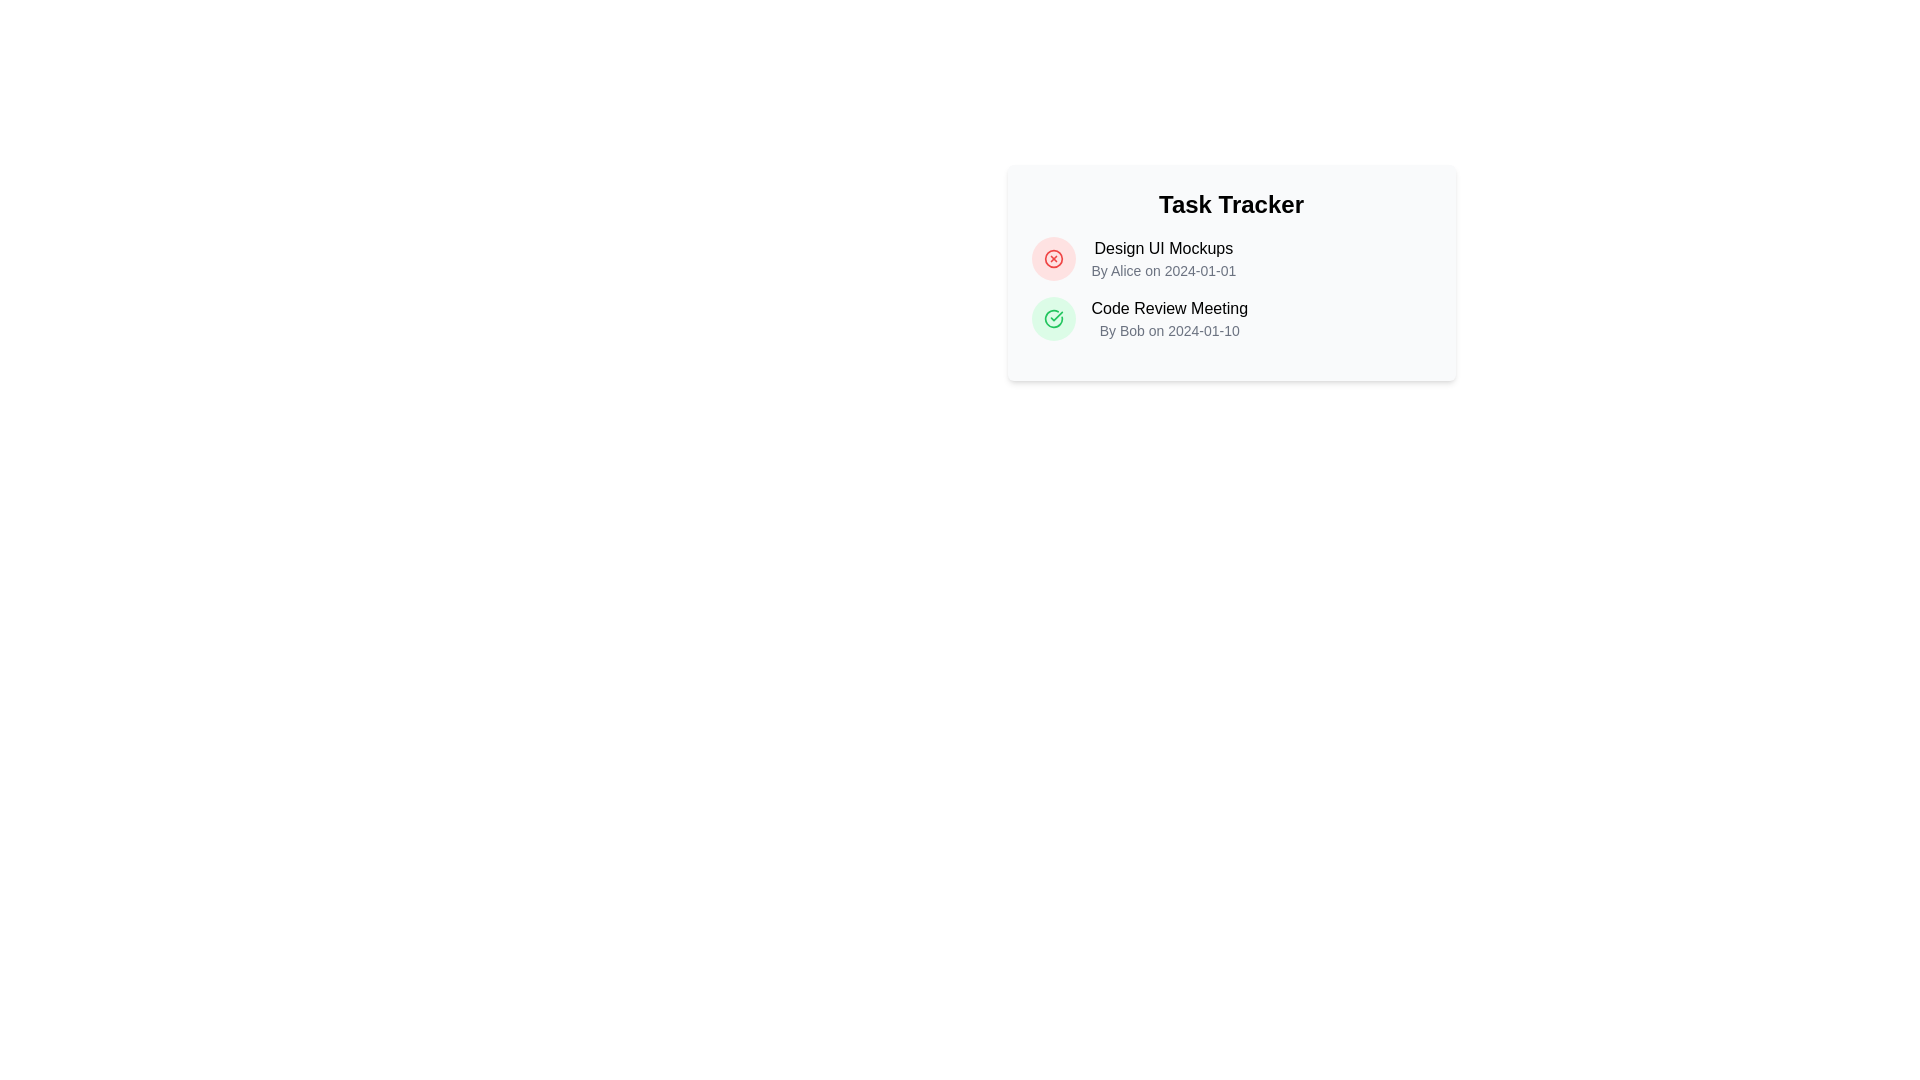 The image size is (1920, 1080). Describe the element at coordinates (1163, 257) in the screenshot. I see `and copy the text from the first task item in the task tracker interface, which is located to the right of a red circular icon` at that location.